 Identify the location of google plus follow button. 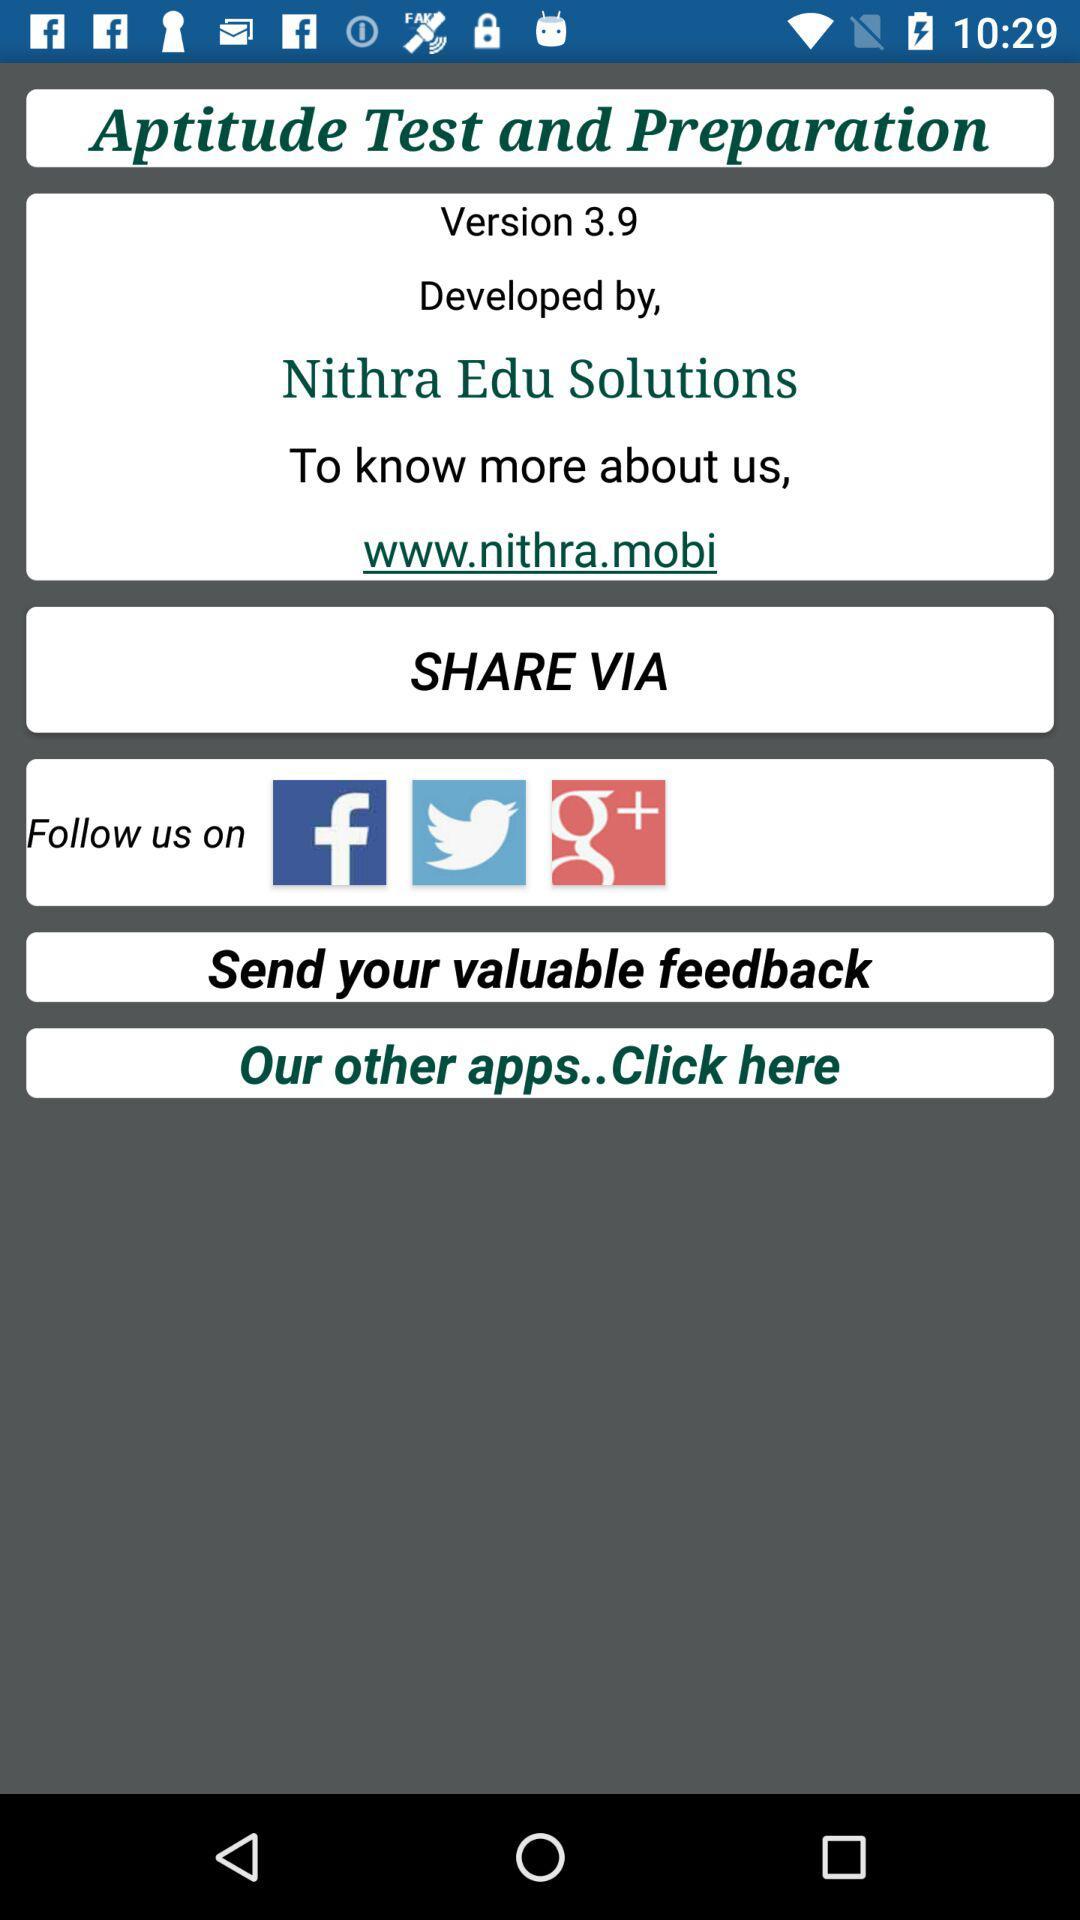
(607, 832).